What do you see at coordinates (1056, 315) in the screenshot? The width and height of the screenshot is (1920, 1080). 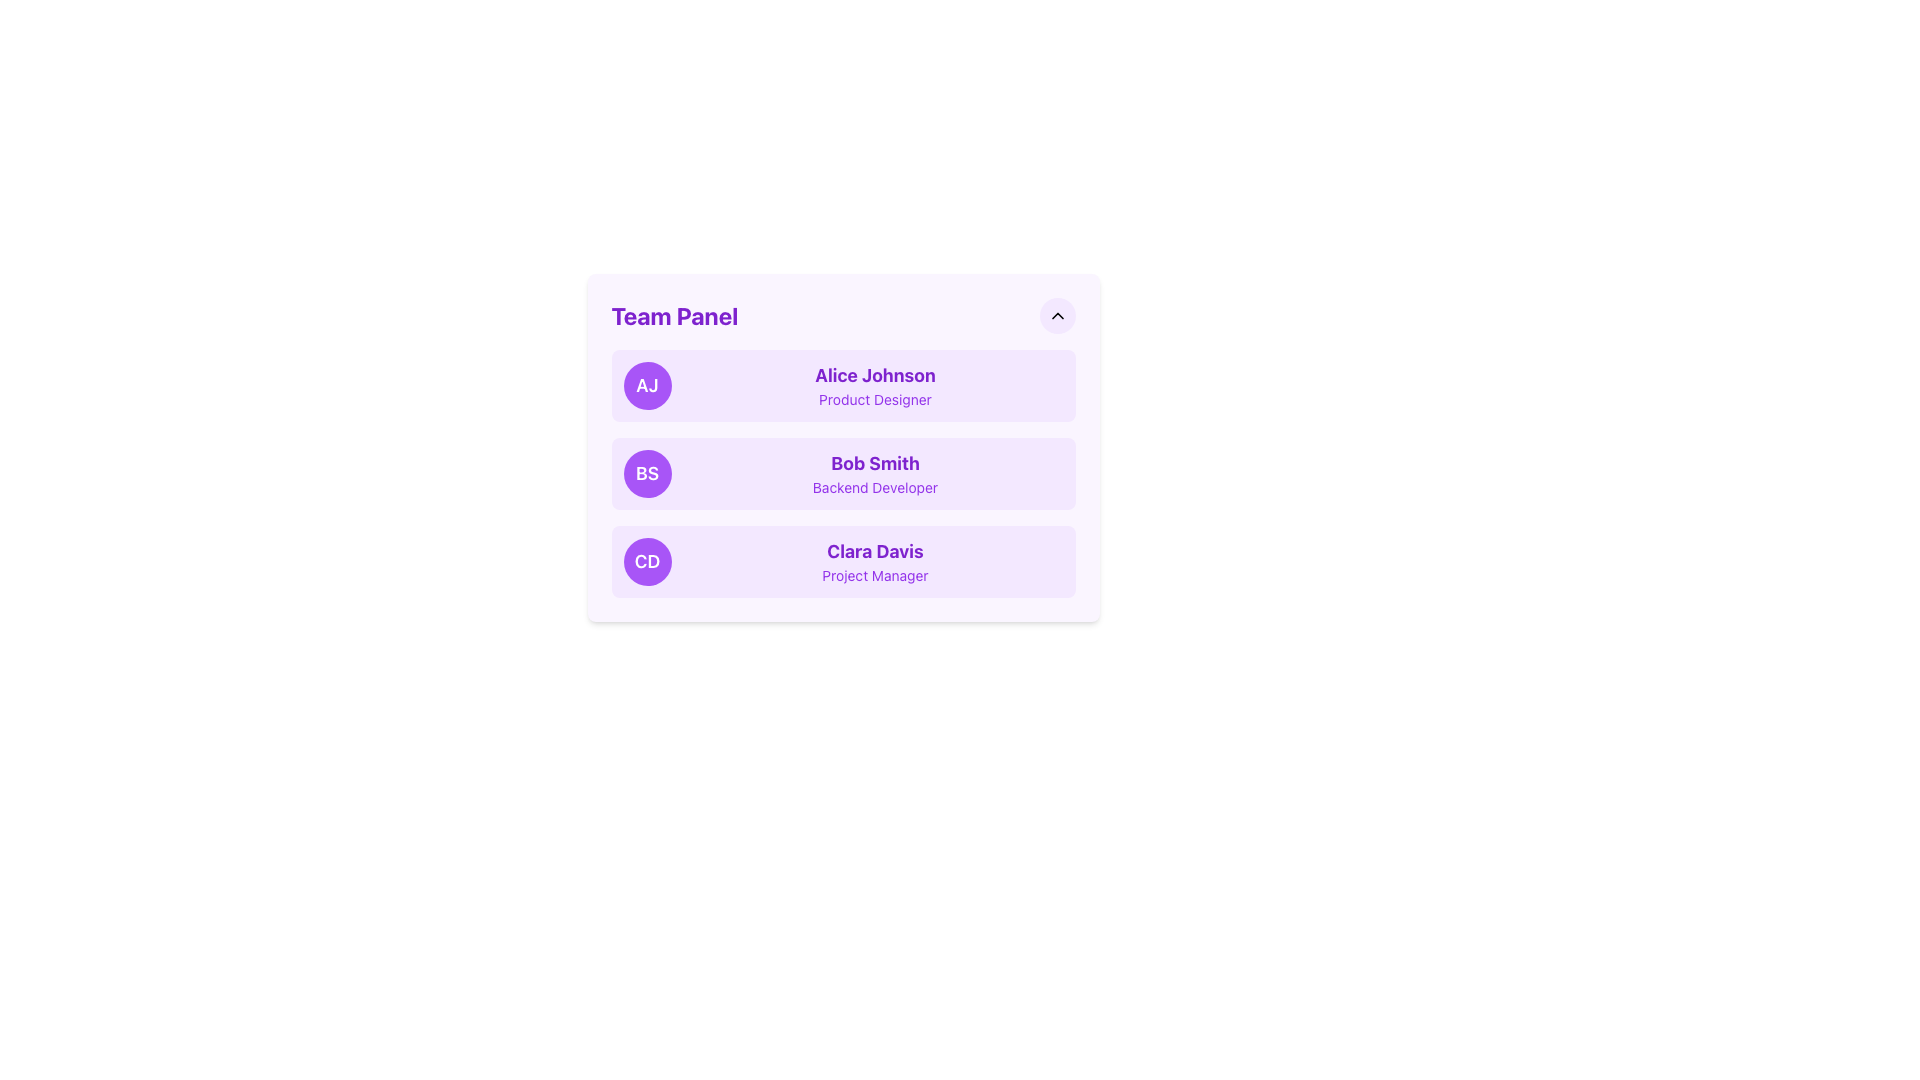 I see `the button with an upward arrow located in the top-right corner of the 'Team Panel'` at bounding box center [1056, 315].